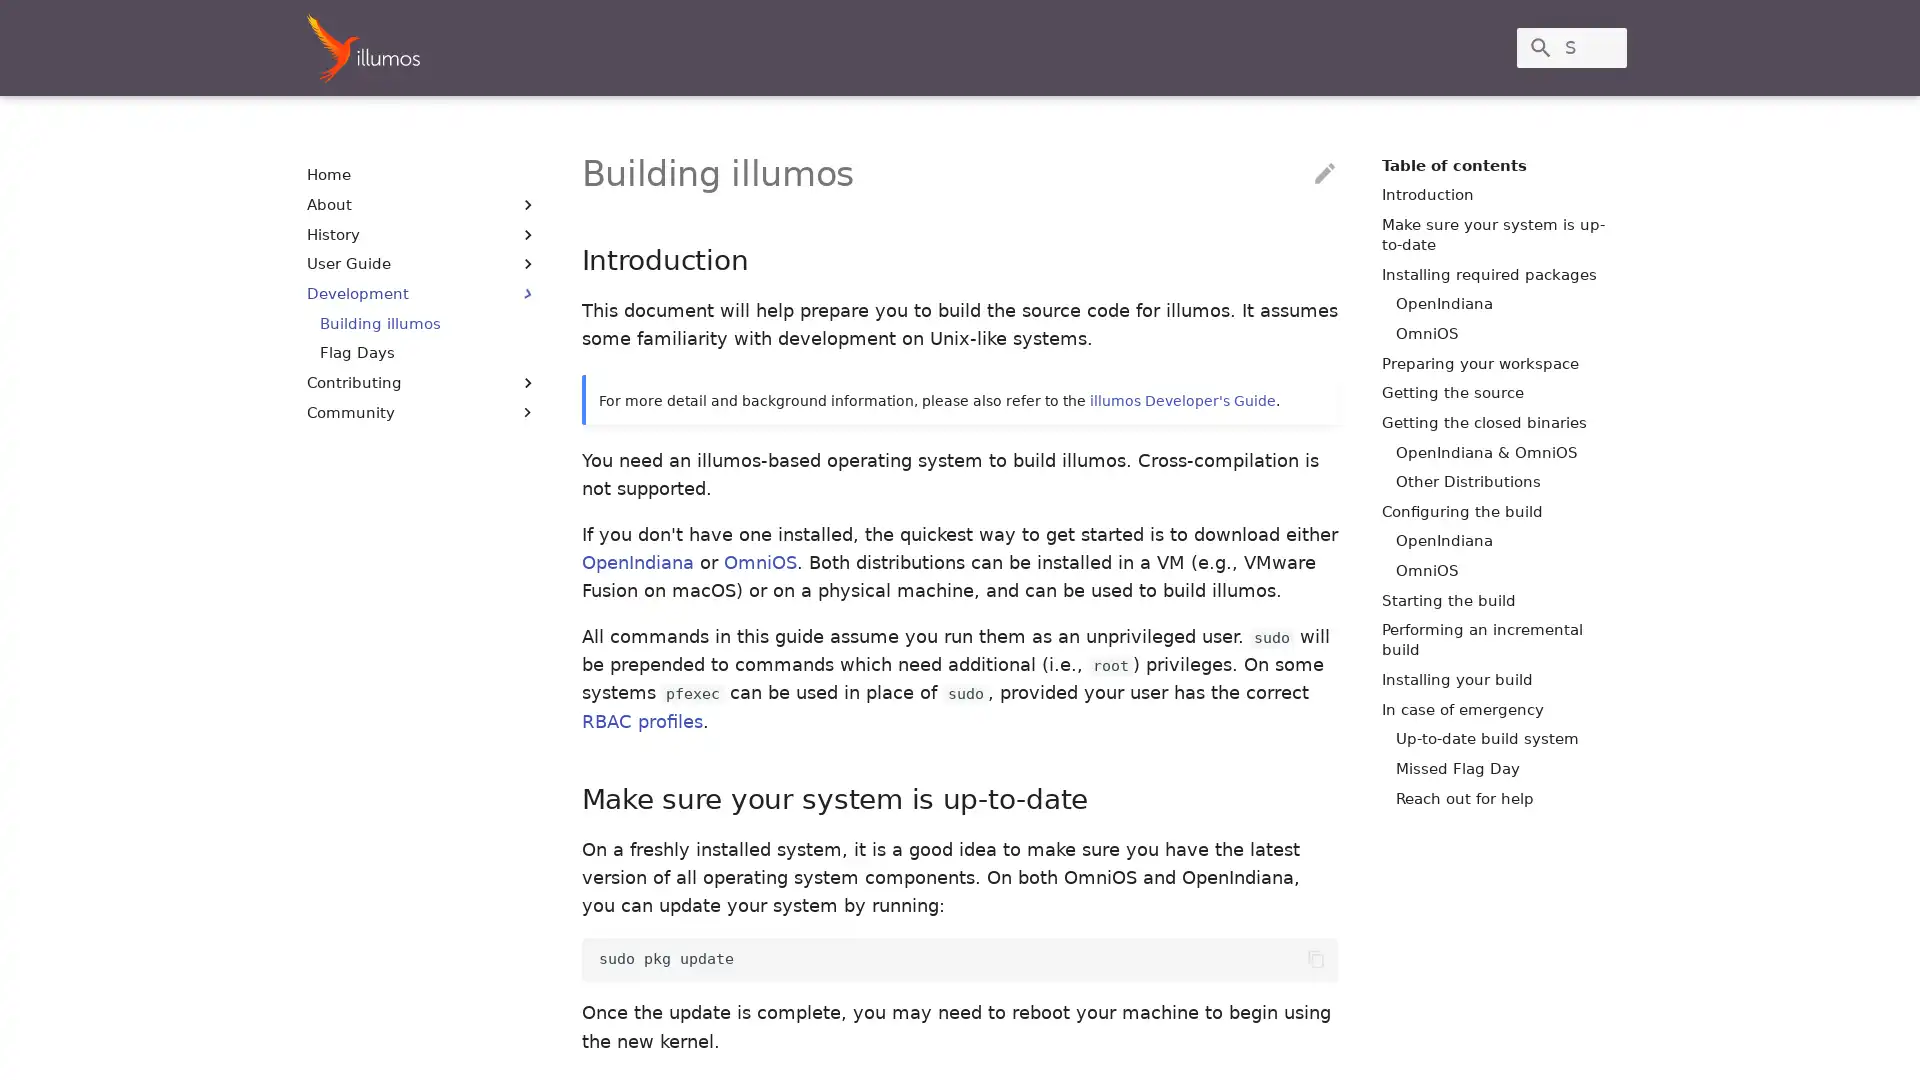 This screenshot has width=1920, height=1080. What do you see at coordinates (1315, 958) in the screenshot?
I see `Copy to clipboard` at bounding box center [1315, 958].